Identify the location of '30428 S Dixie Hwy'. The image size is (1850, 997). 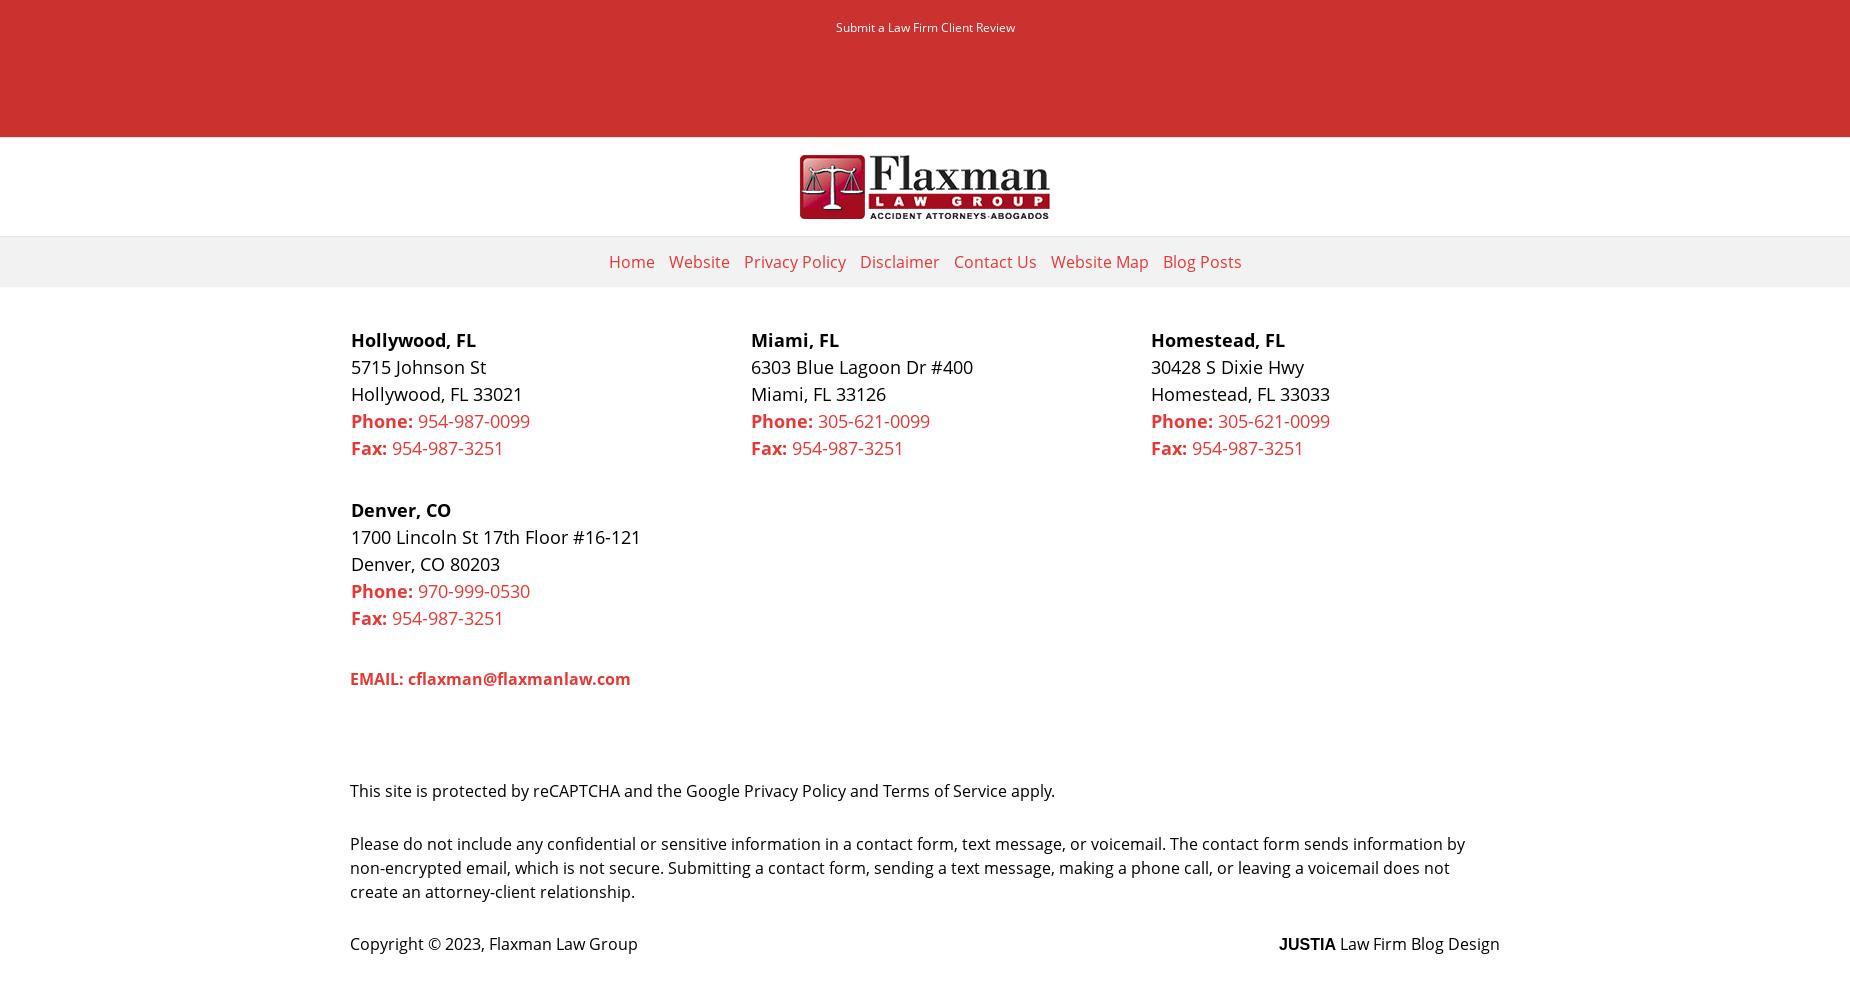
(1226, 366).